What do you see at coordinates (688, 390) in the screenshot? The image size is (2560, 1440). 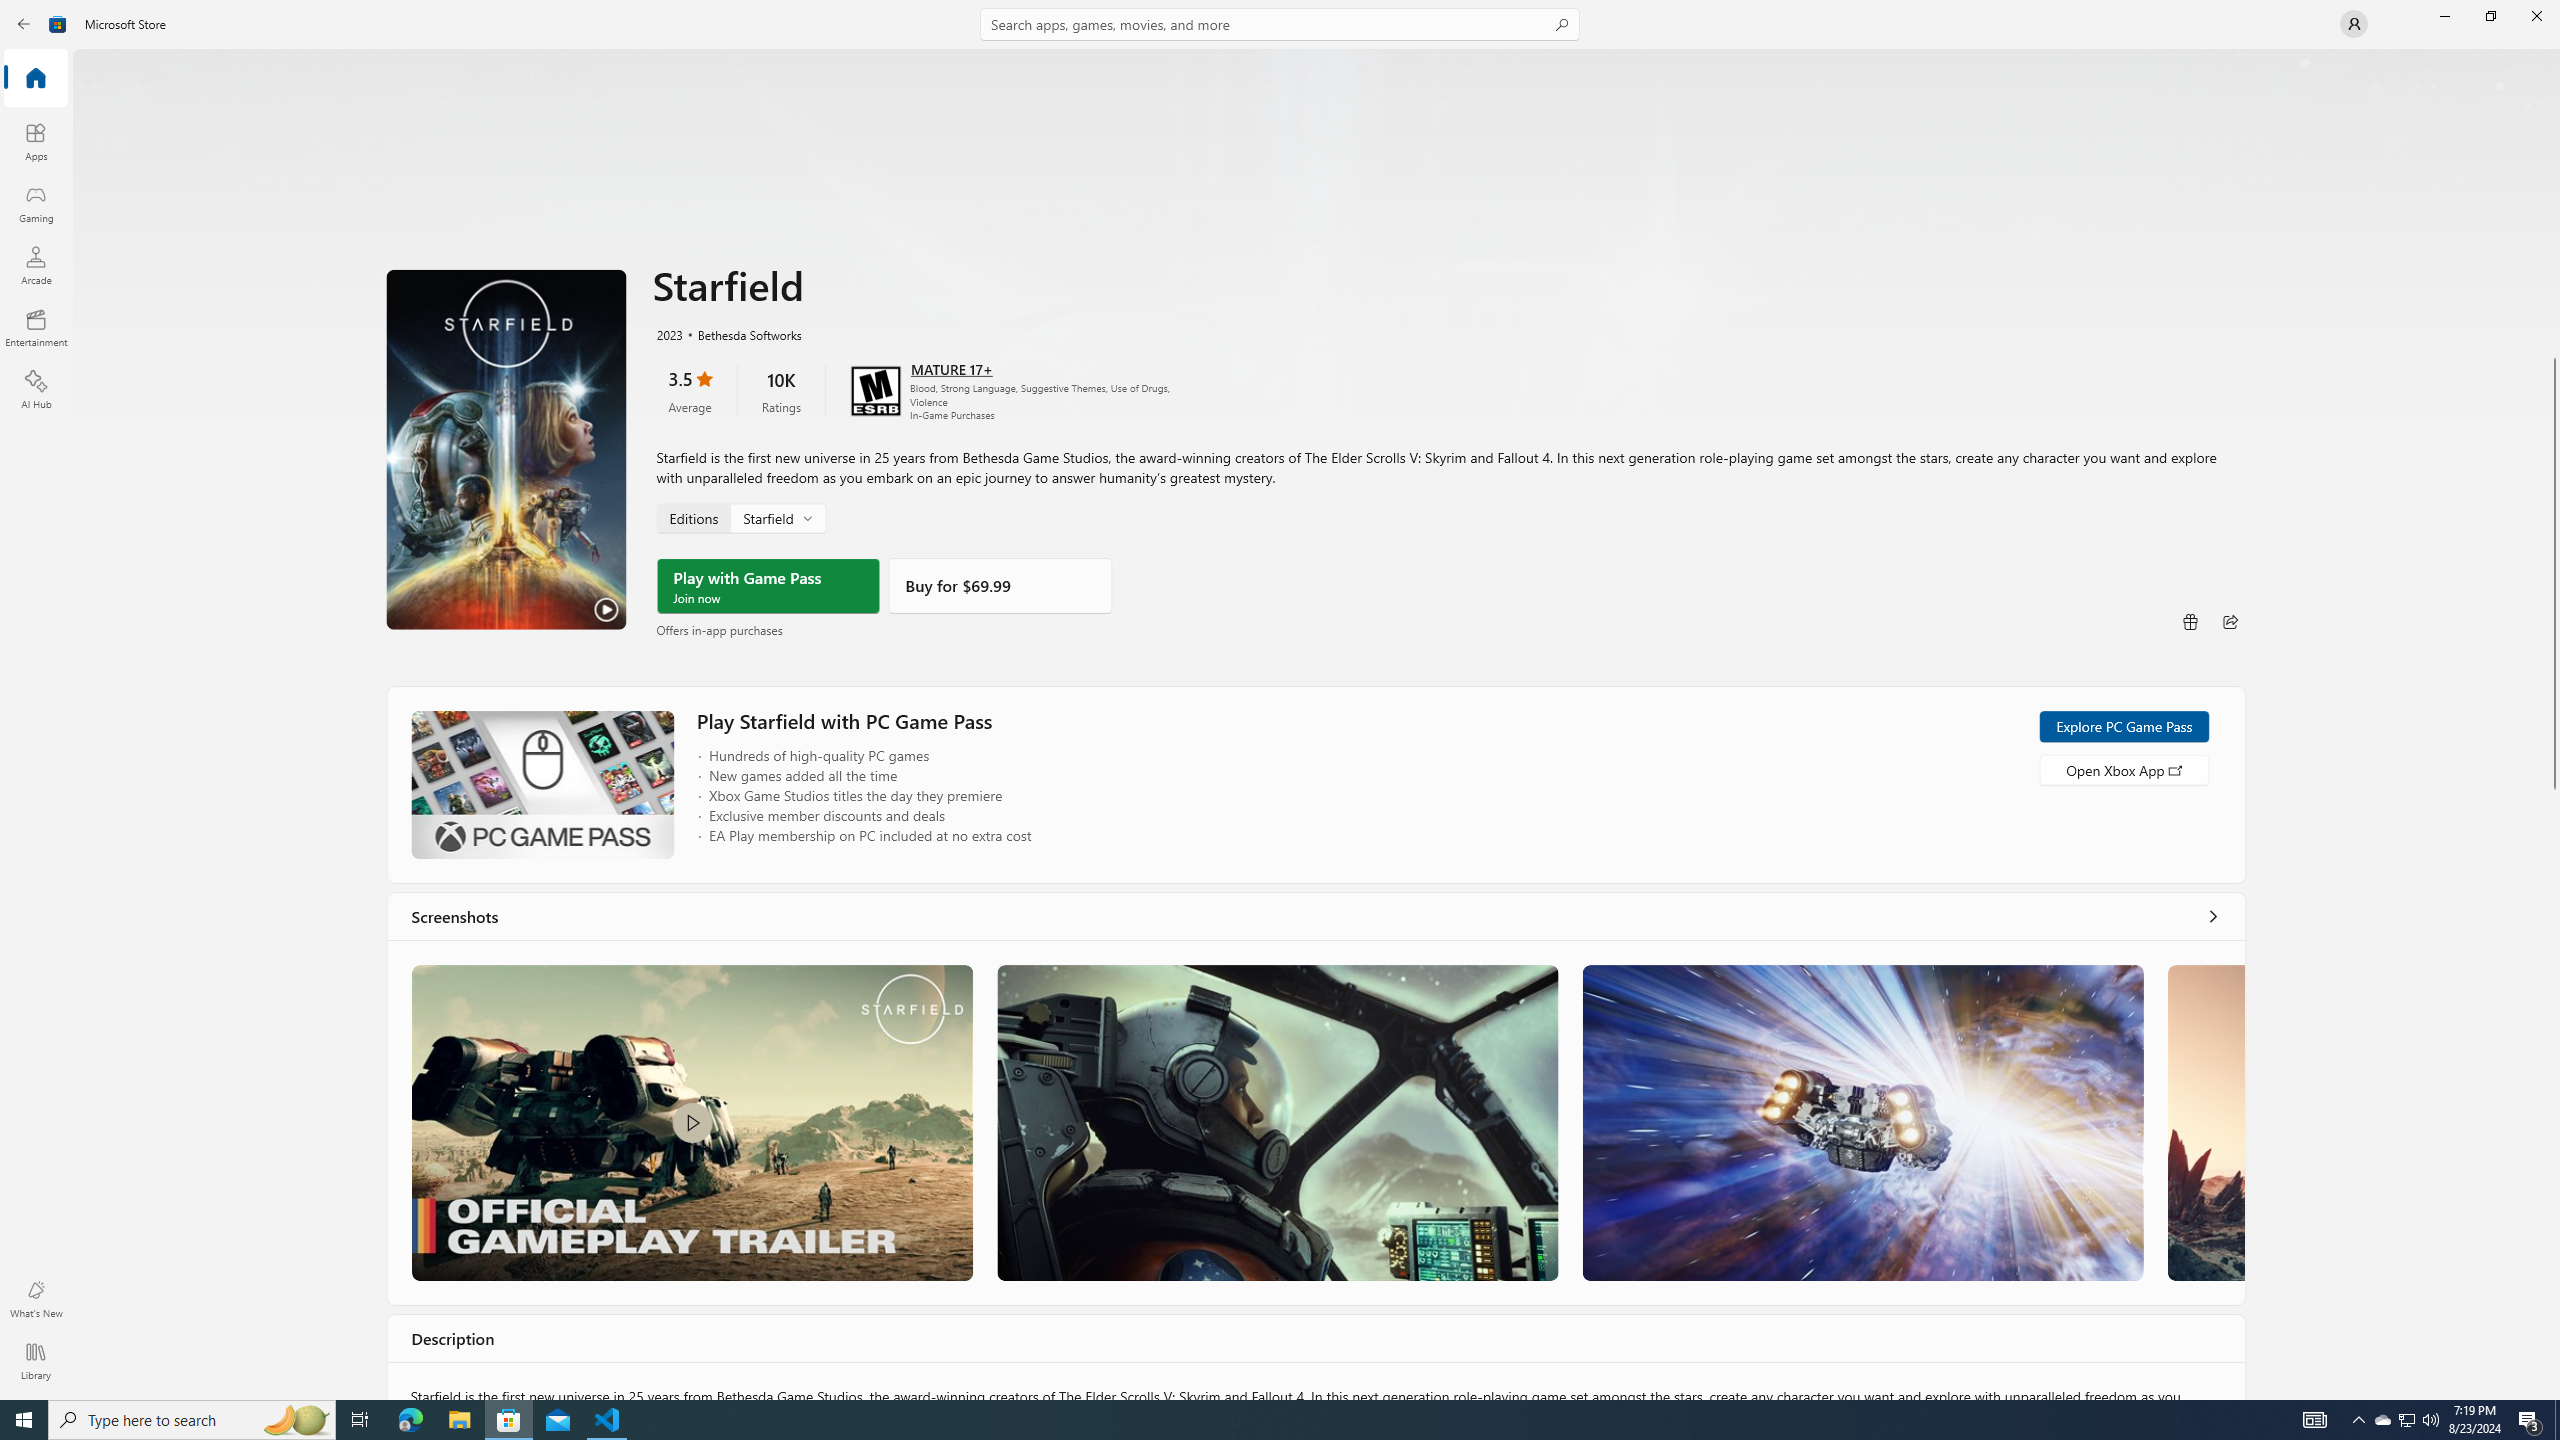 I see `'3.5 stars. Click to skip to ratings and reviews'` at bounding box center [688, 390].